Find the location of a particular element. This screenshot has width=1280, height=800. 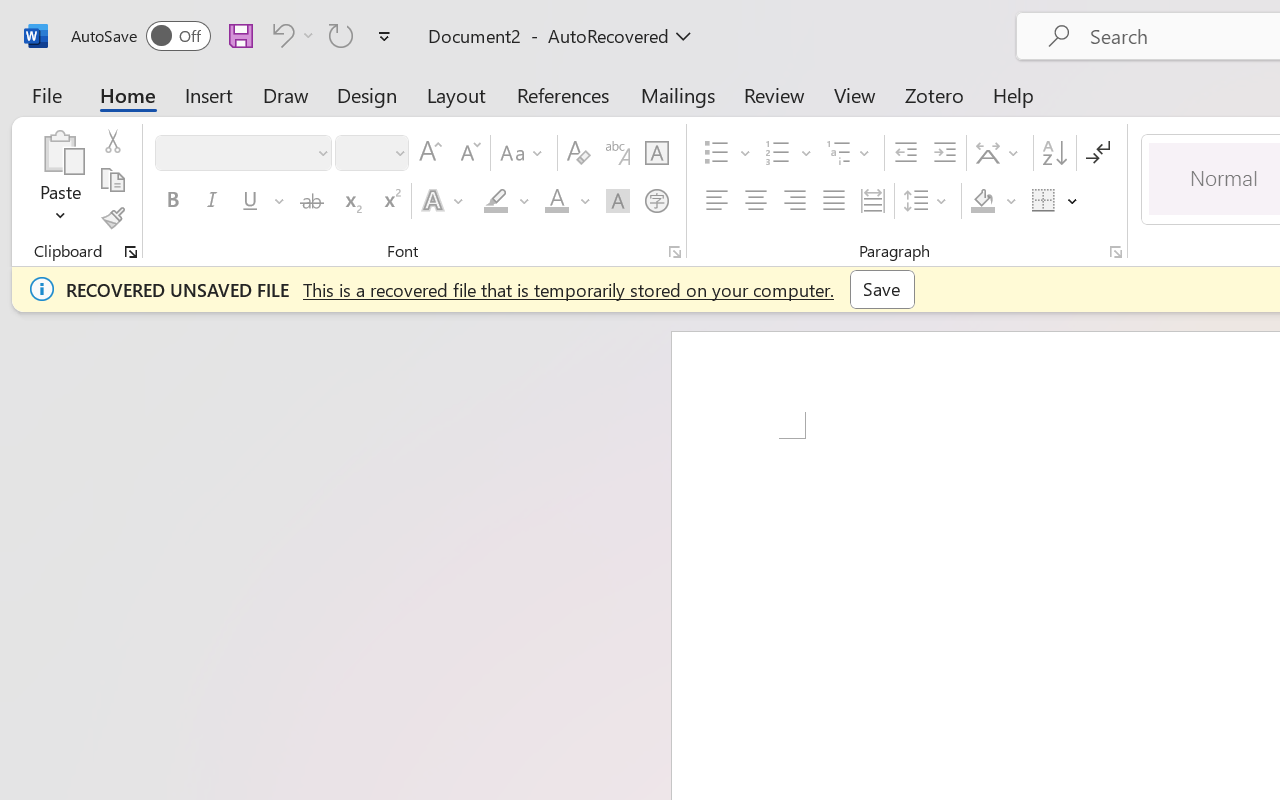

'Asian Layout' is located at coordinates (1000, 153).